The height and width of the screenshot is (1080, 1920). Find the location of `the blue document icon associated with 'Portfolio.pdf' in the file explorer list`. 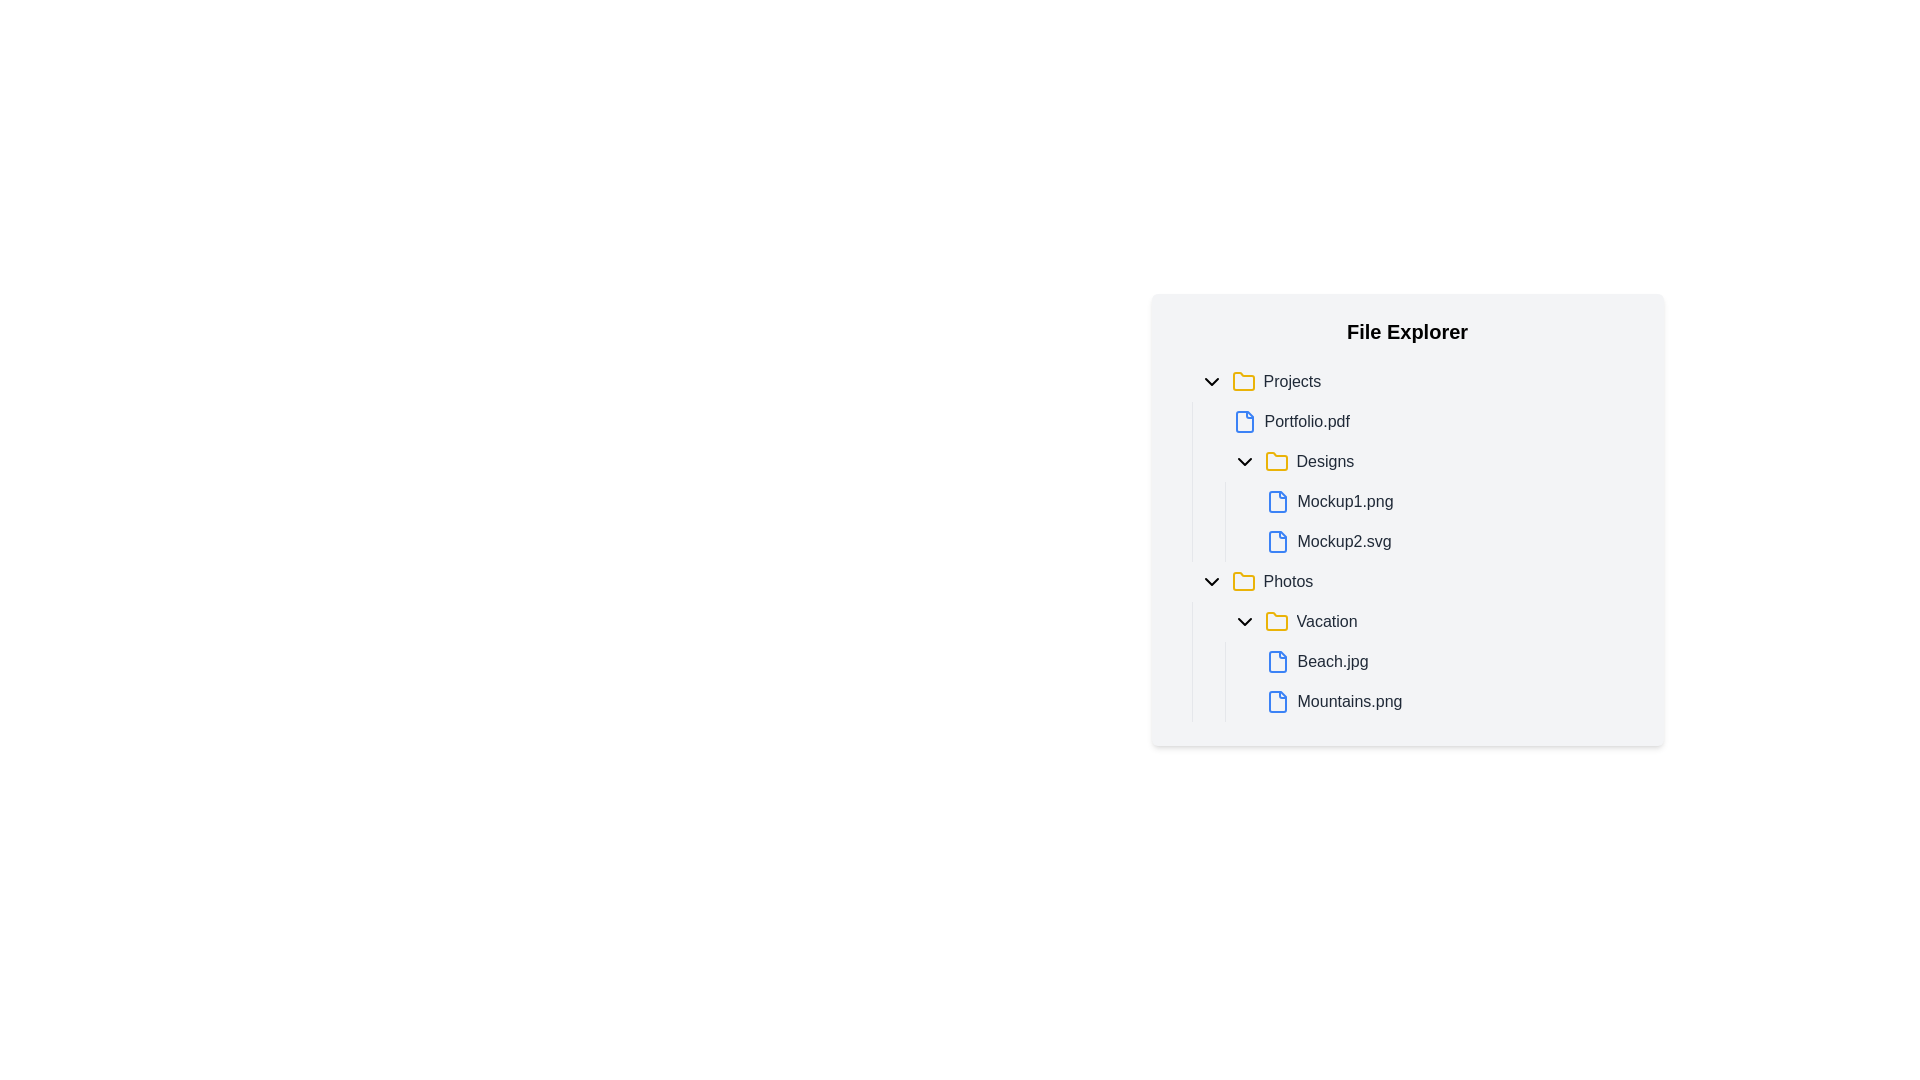

the blue document icon associated with 'Portfolio.pdf' in the file explorer list is located at coordinates (1243, 420).